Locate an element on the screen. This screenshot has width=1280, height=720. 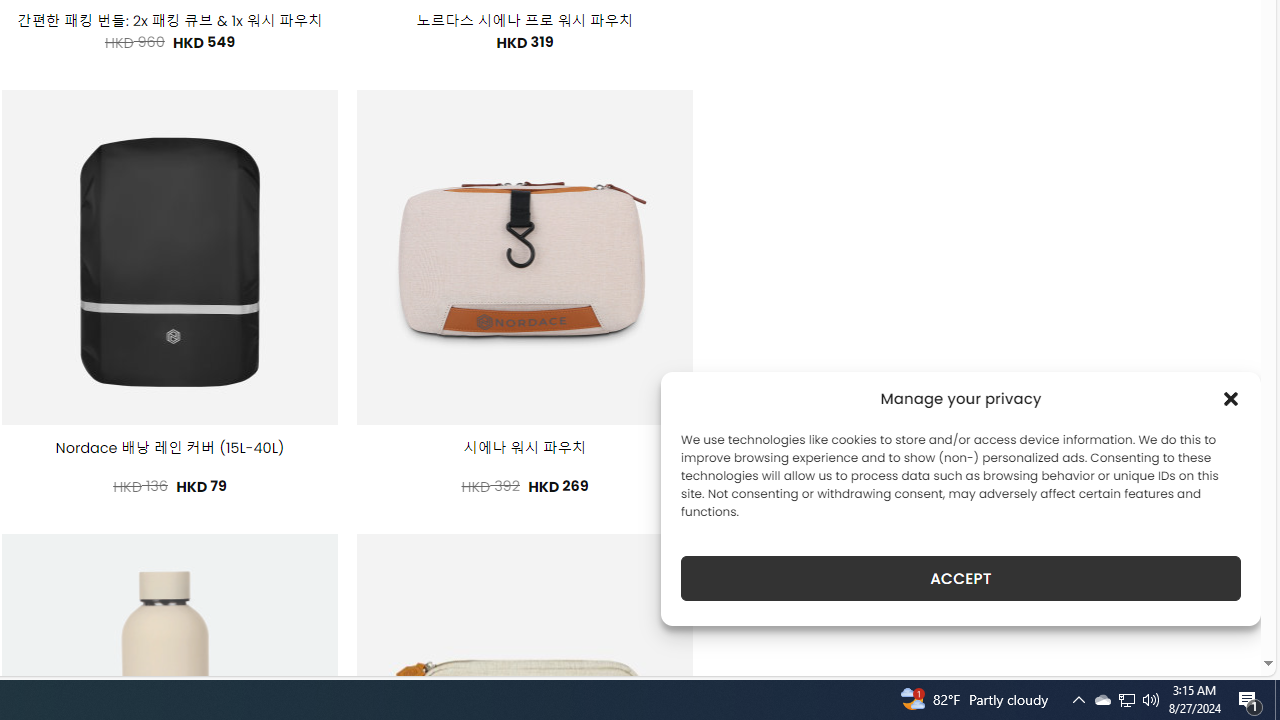
'Class: cmplz-close' is located at coordinates (1230, 398).